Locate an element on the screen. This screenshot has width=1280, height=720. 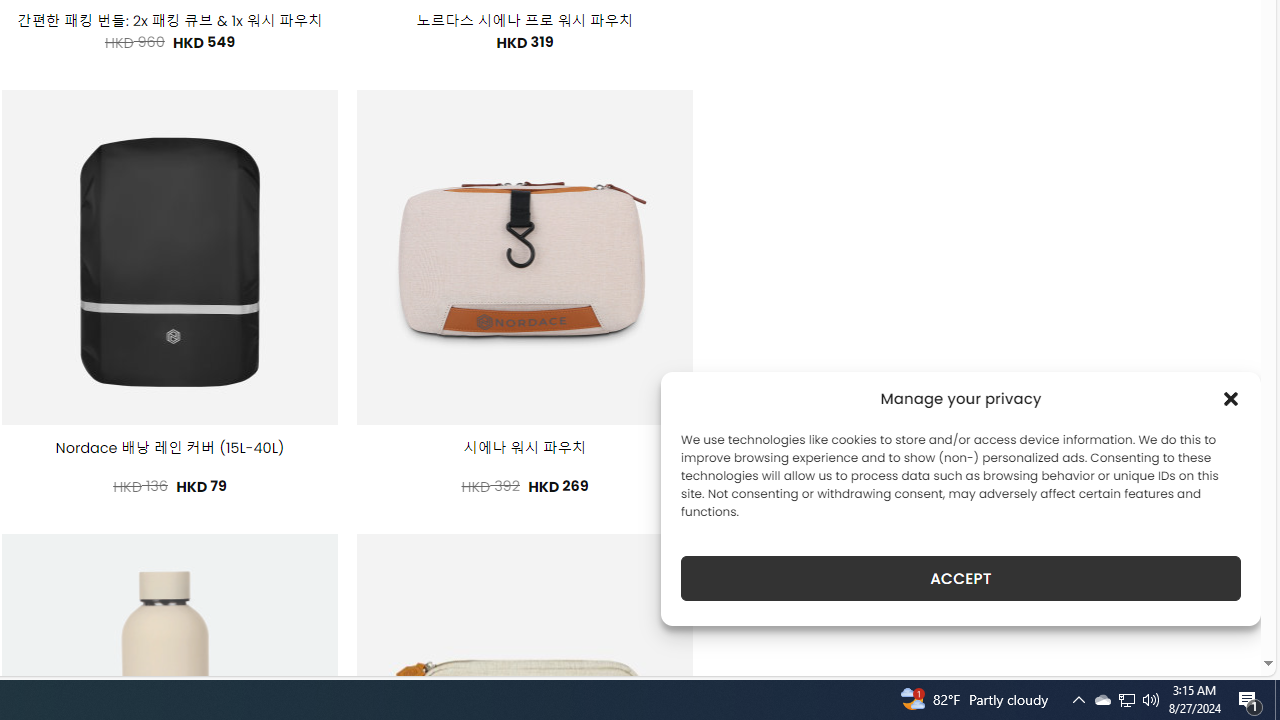
'Class: cmplz-close' is located at coordinates (1230, 398).